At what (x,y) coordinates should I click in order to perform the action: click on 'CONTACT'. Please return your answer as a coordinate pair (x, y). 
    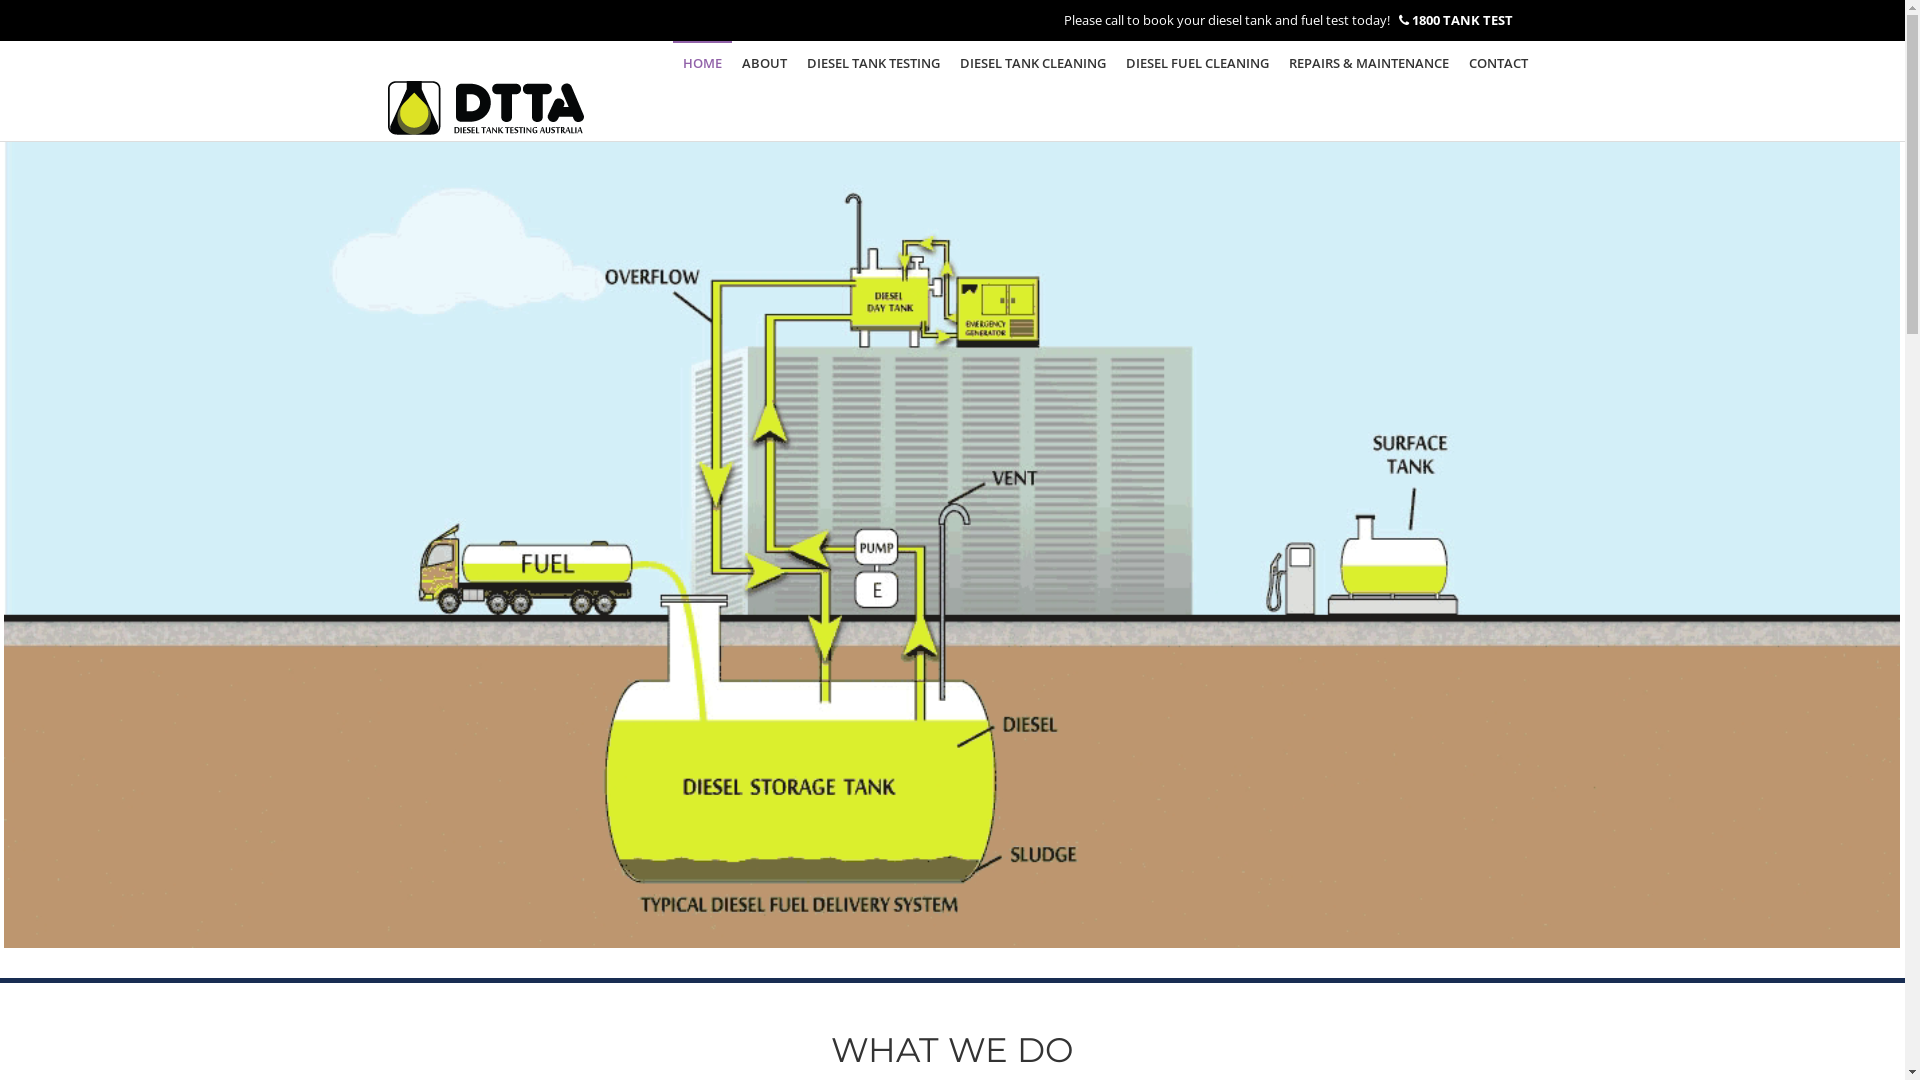
    Looking at the image, I should click on (1497, 61).